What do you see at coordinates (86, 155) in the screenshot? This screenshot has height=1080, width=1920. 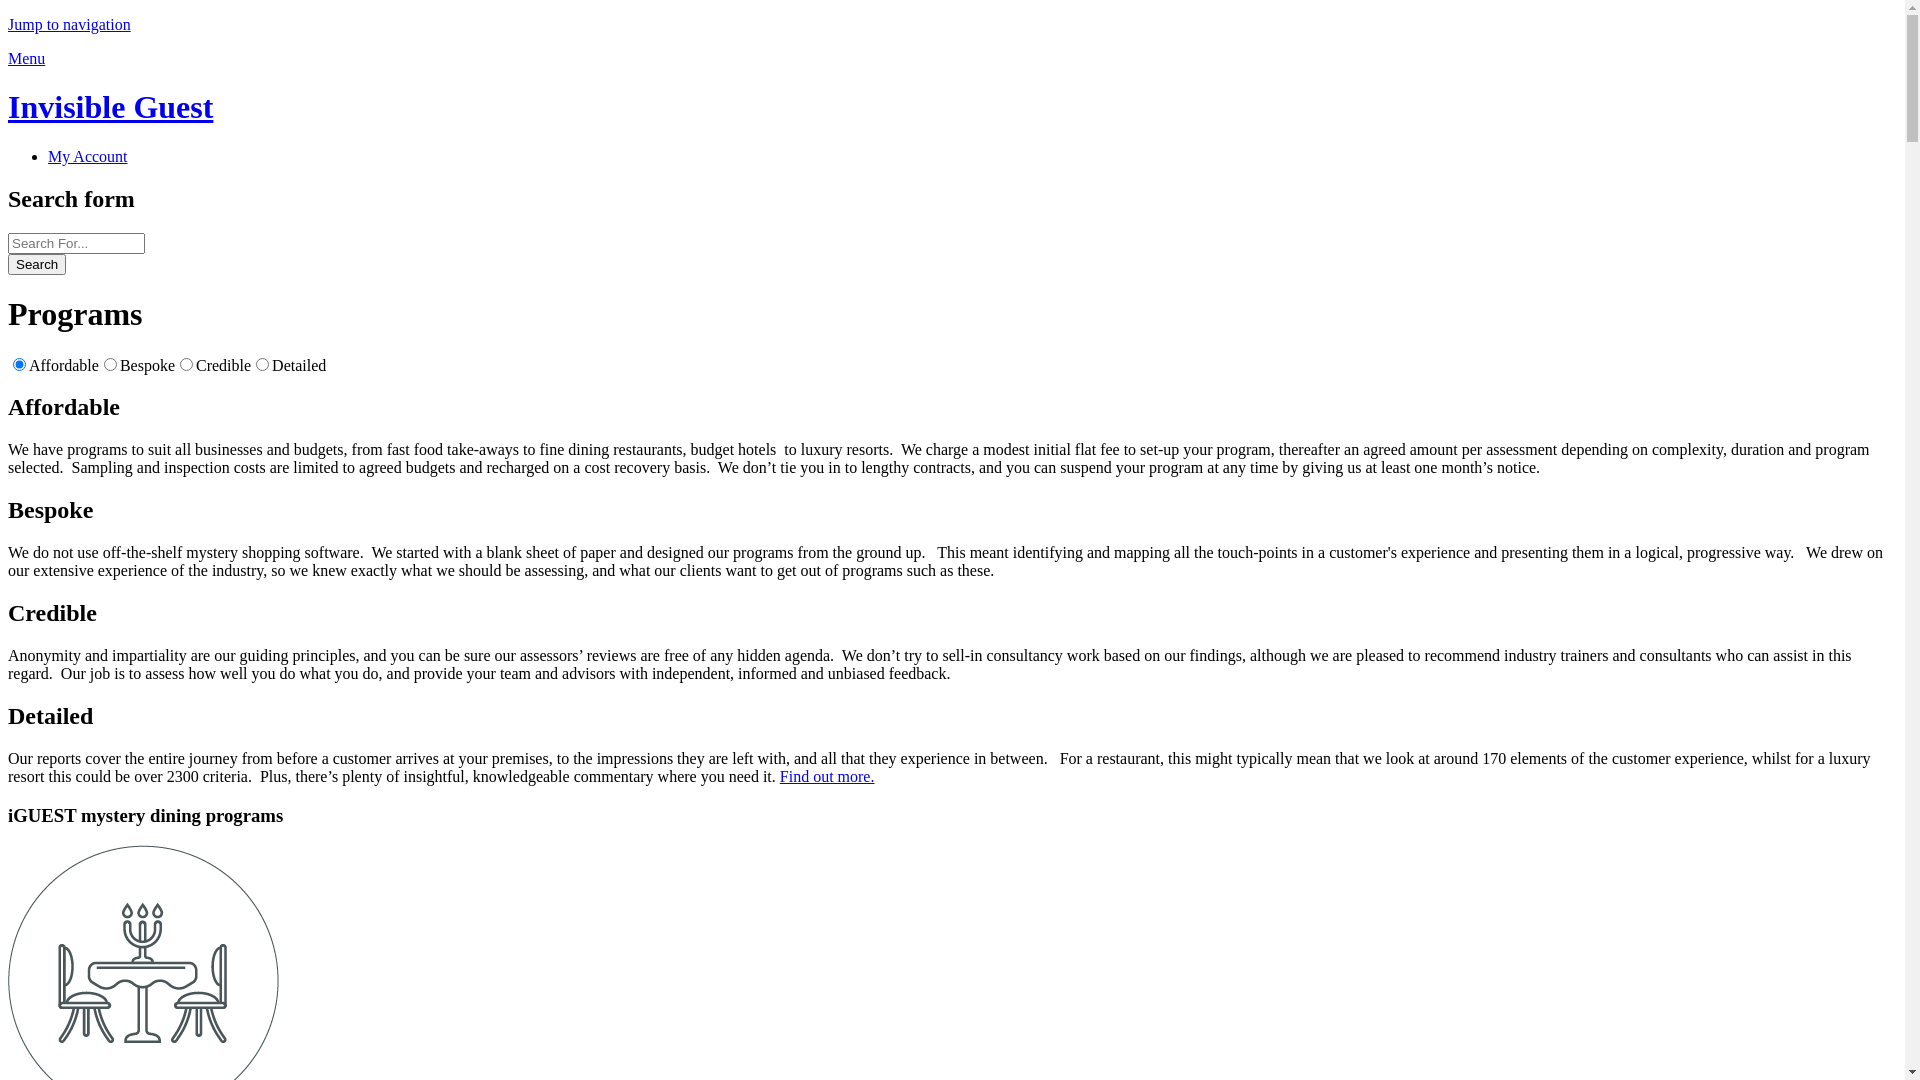 I see `'My Account'` at bounding box center [86, 155].